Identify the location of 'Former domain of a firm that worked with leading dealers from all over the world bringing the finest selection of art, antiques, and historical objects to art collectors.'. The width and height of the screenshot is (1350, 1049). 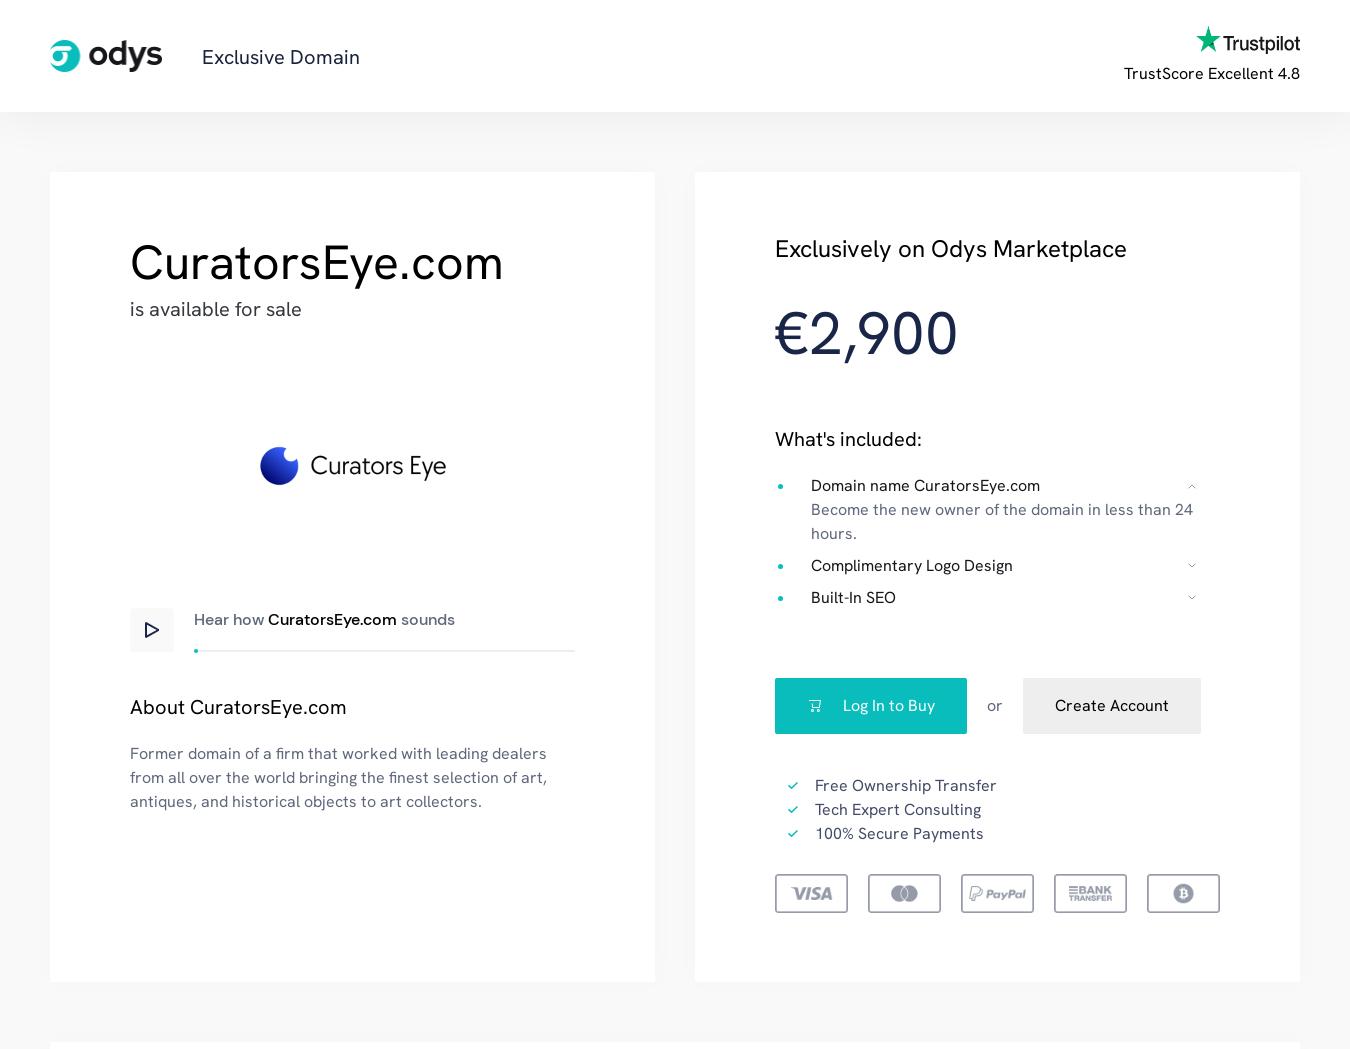
(338, 777).